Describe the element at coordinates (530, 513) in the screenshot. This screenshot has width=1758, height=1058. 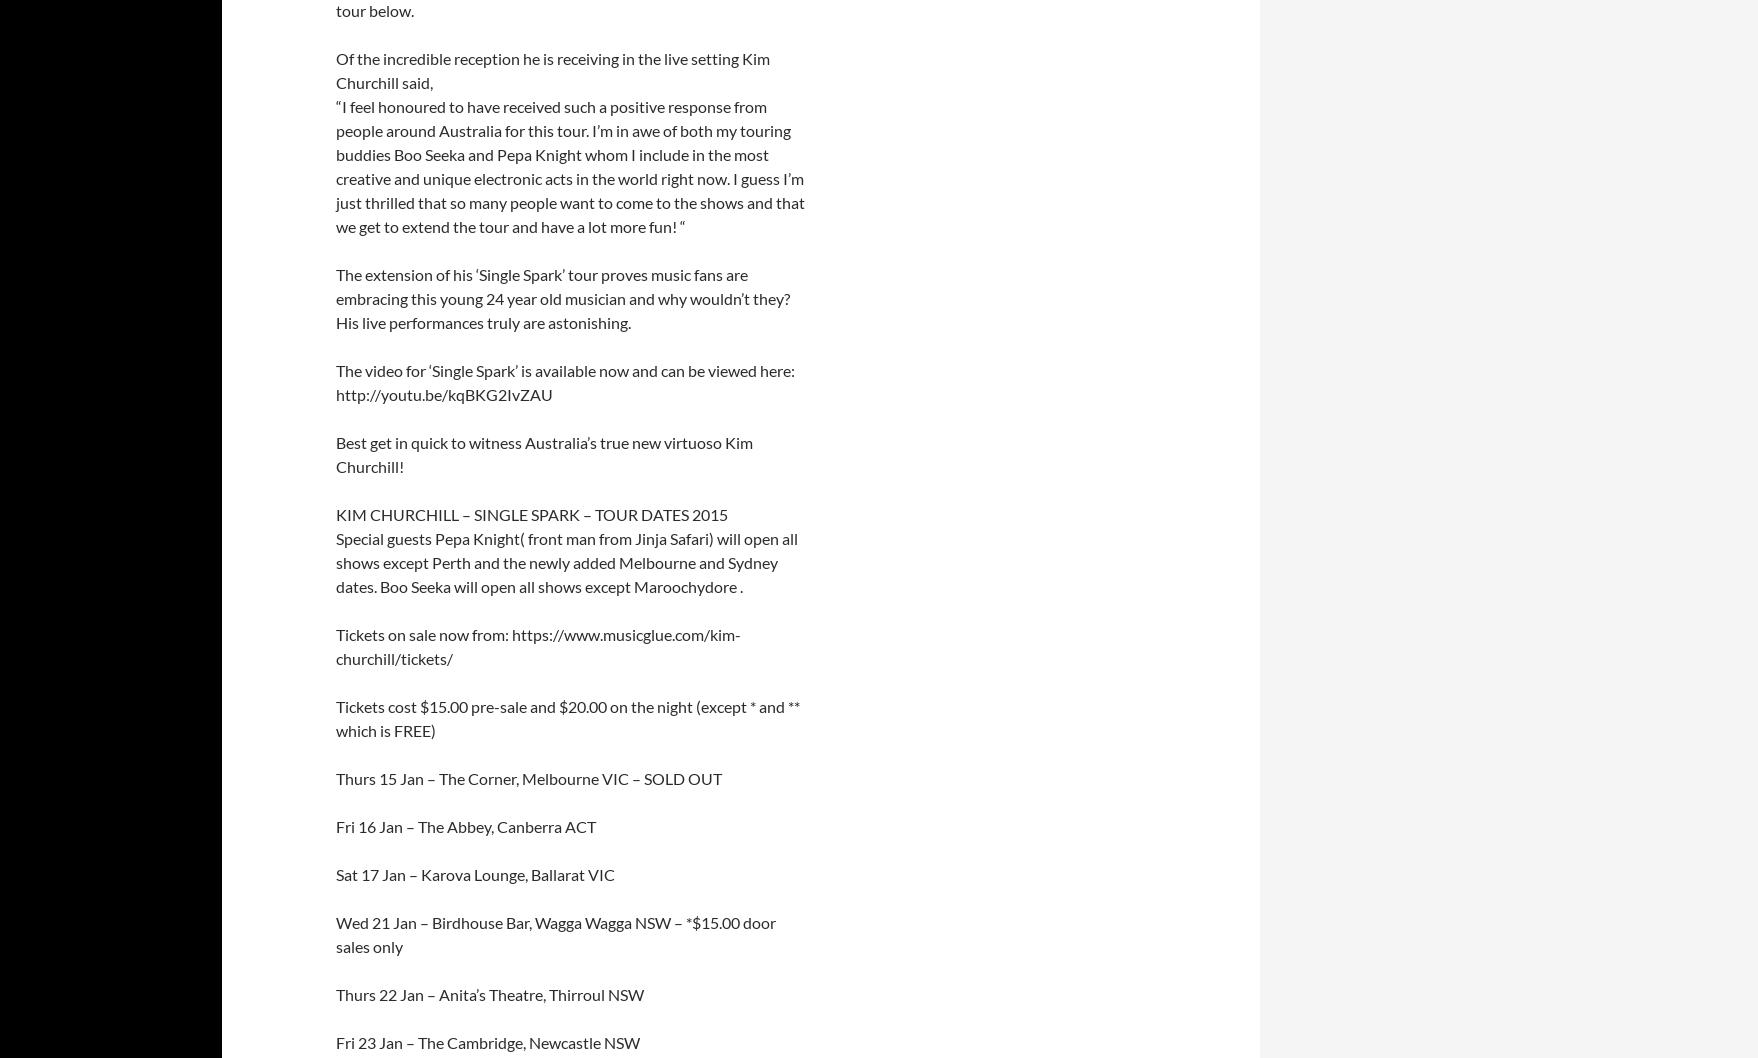
I see `'KIM CHURCHILL – SINGLE SPARK – TOUR DATES 2015'` at that location.